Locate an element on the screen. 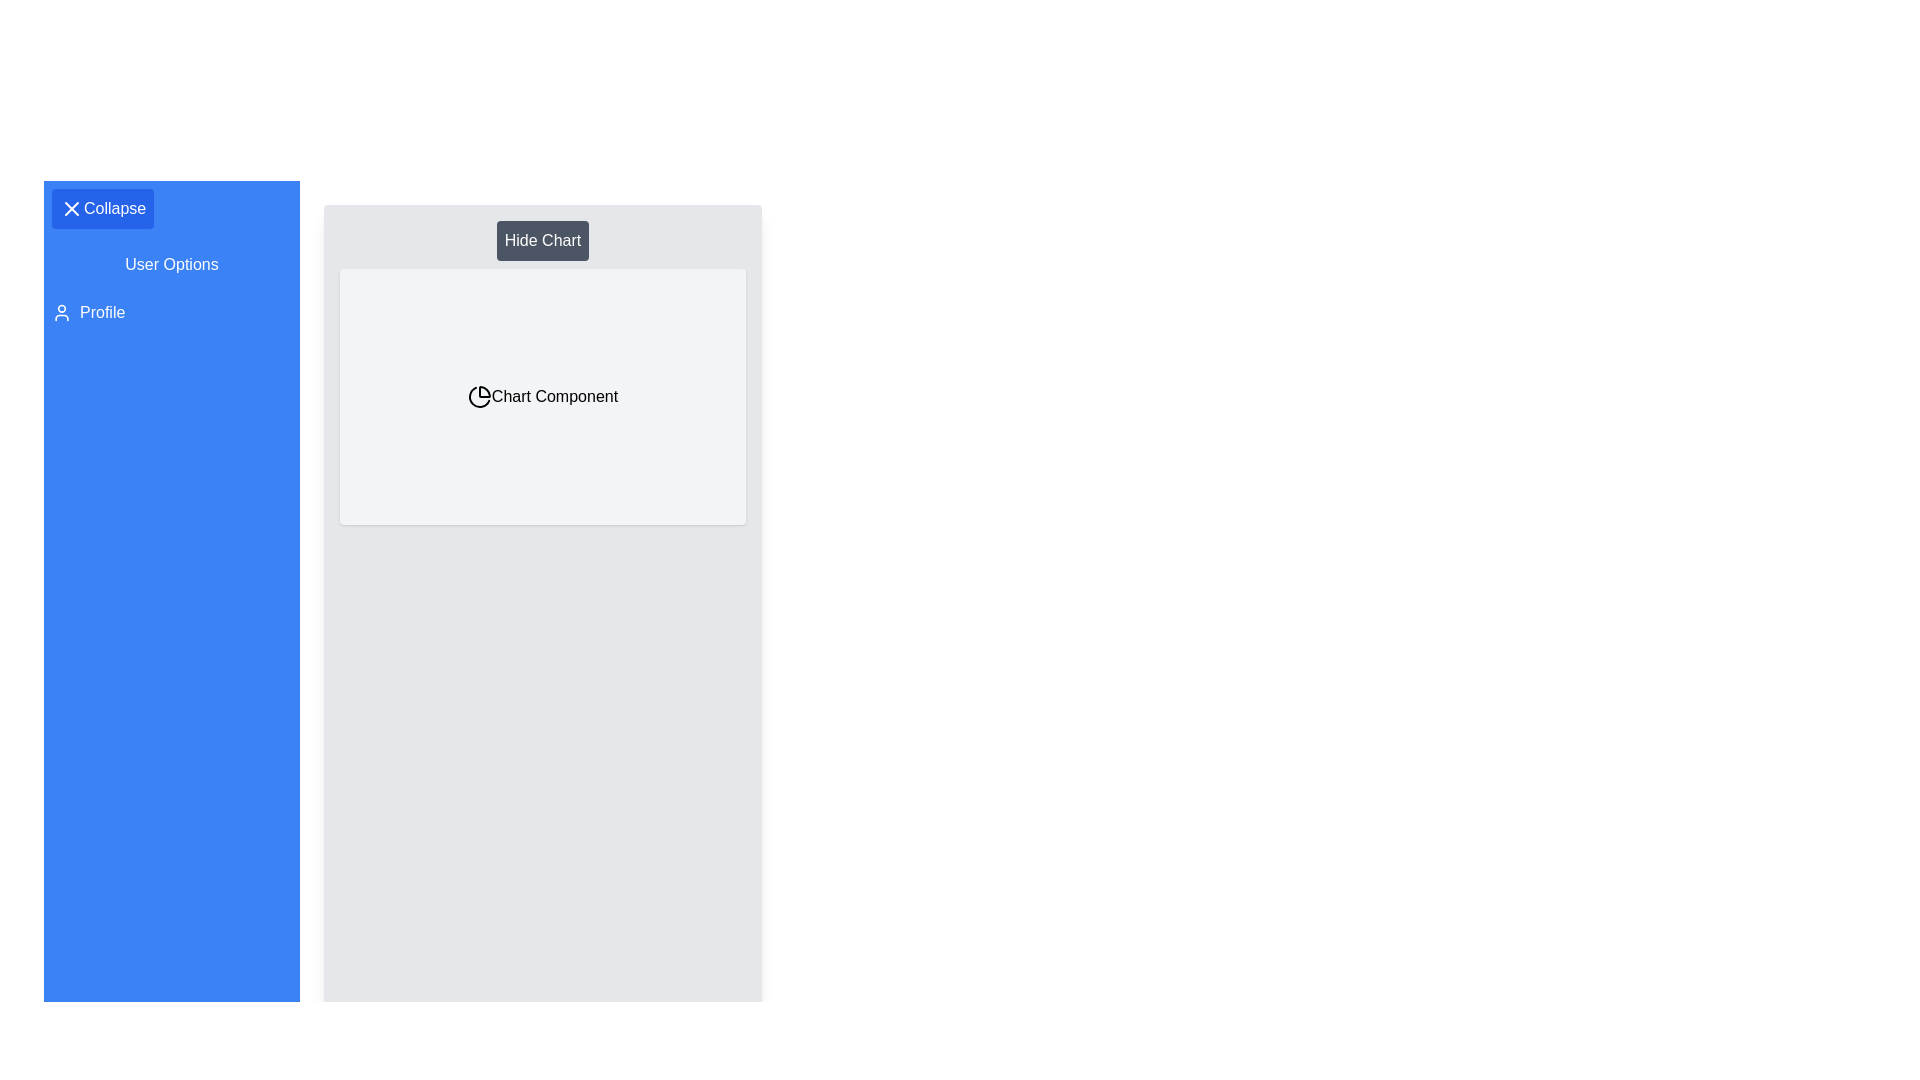  the button located at the upper section of the vertical blue sidebar is located at coordinates (101, 208).